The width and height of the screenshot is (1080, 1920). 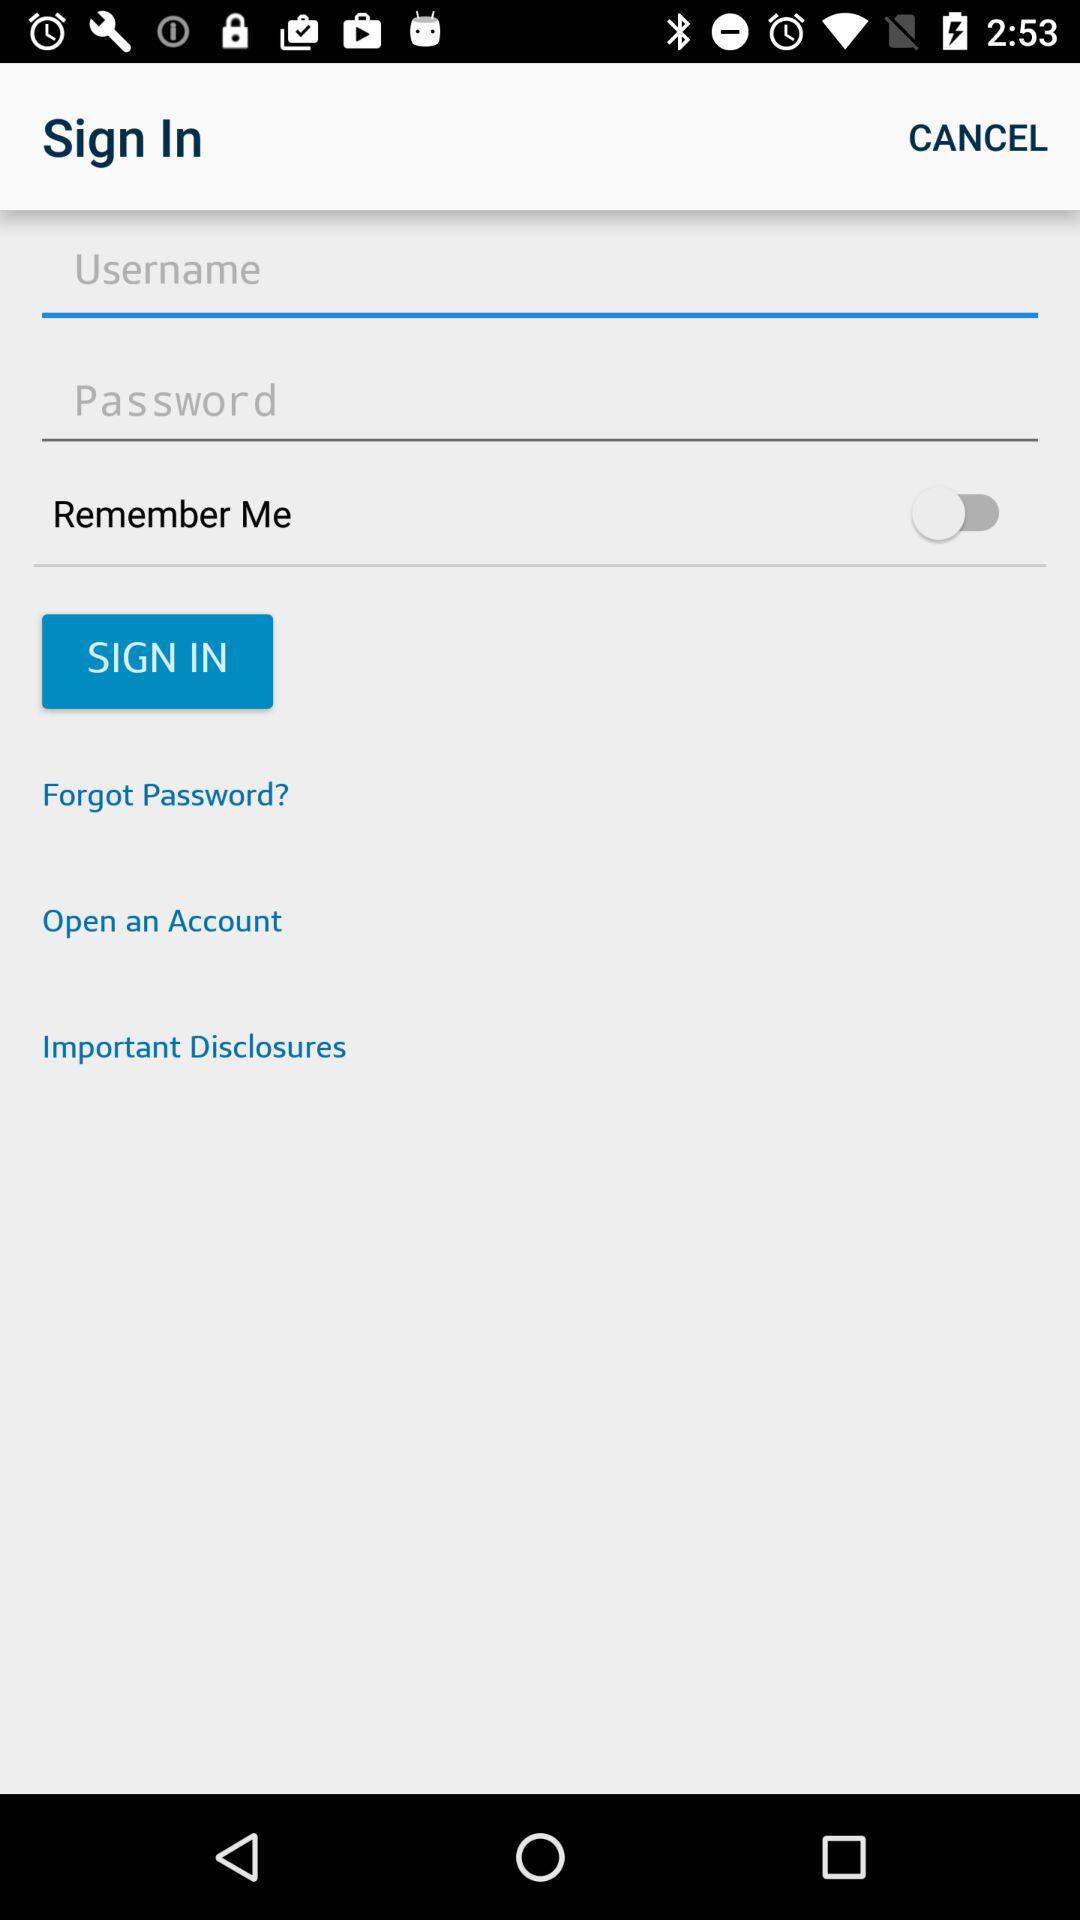 I want to click on the icon to the right of sign in app, so click(x=977, y=135).